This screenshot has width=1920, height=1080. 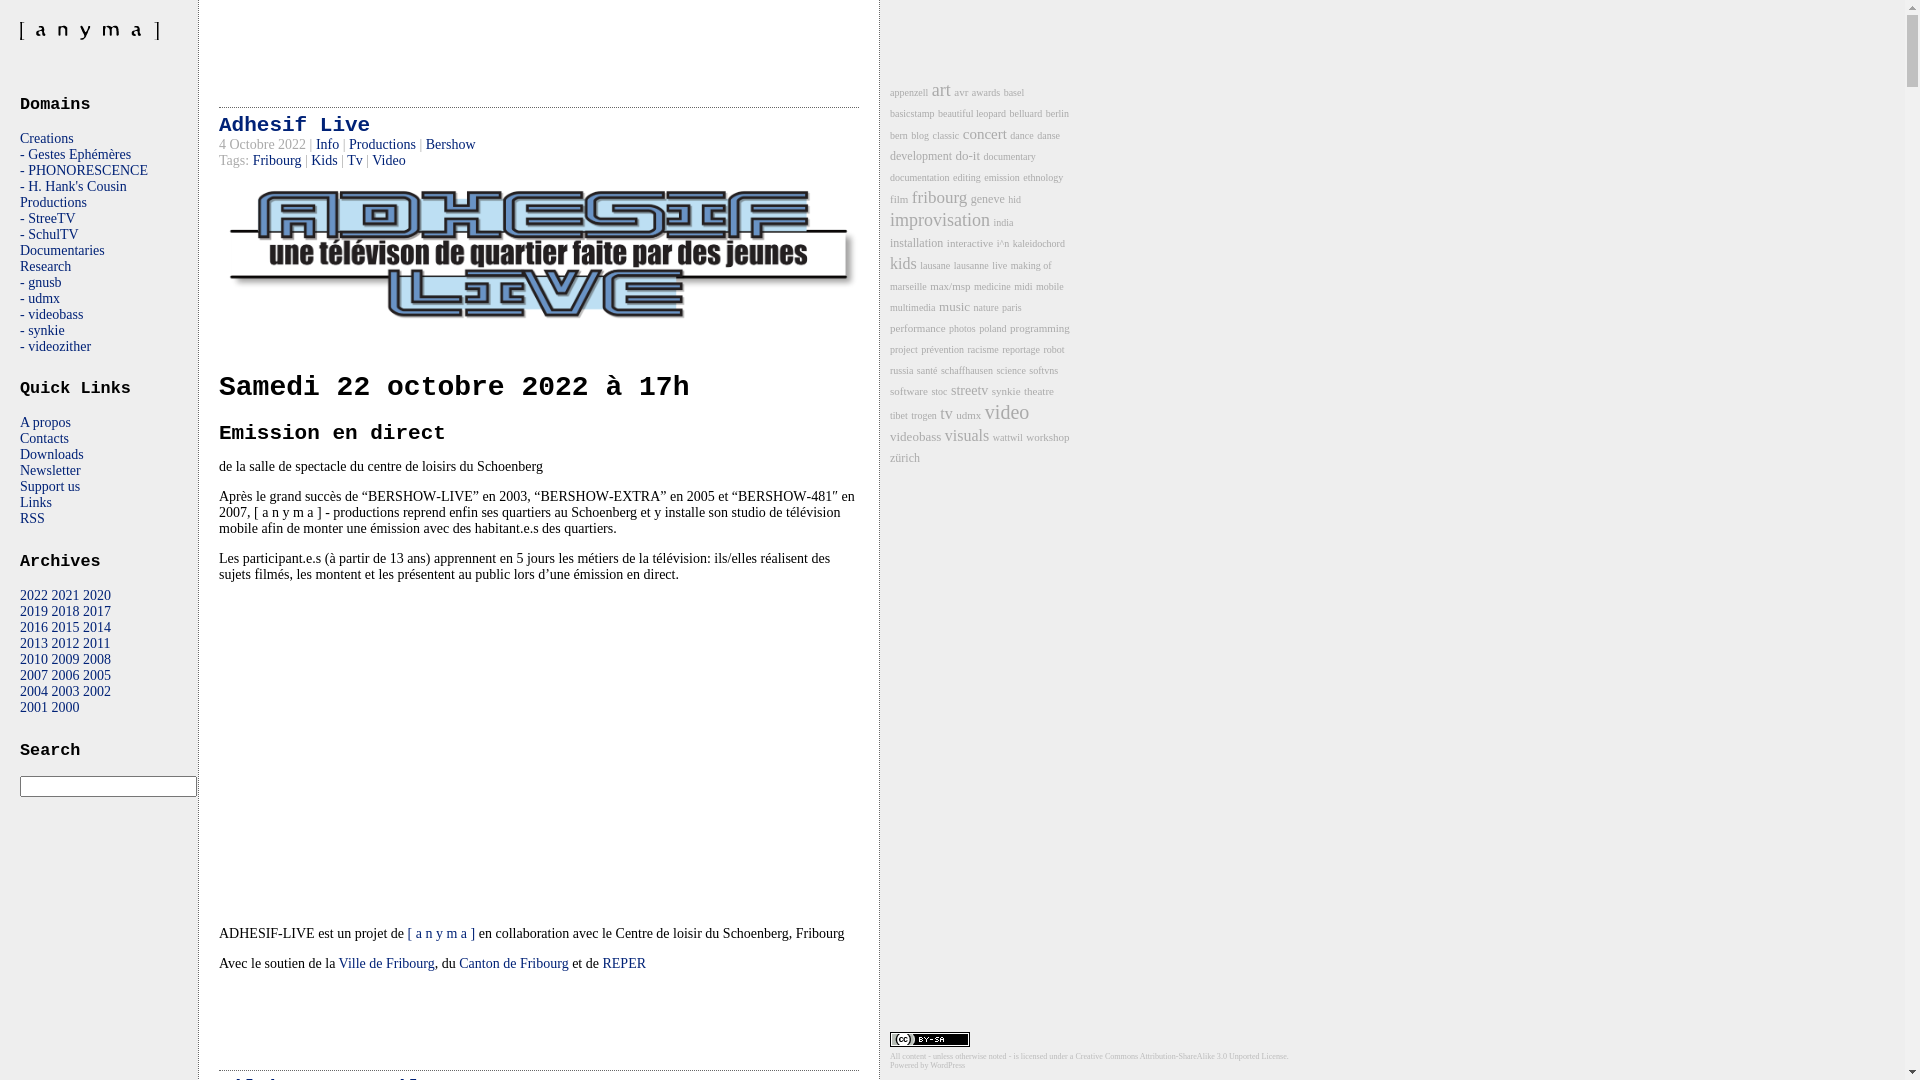 What do you see at coordinates (1041, 176) in the screenshot?
I see `'ethnology'` at bounding box center [1041, 176].